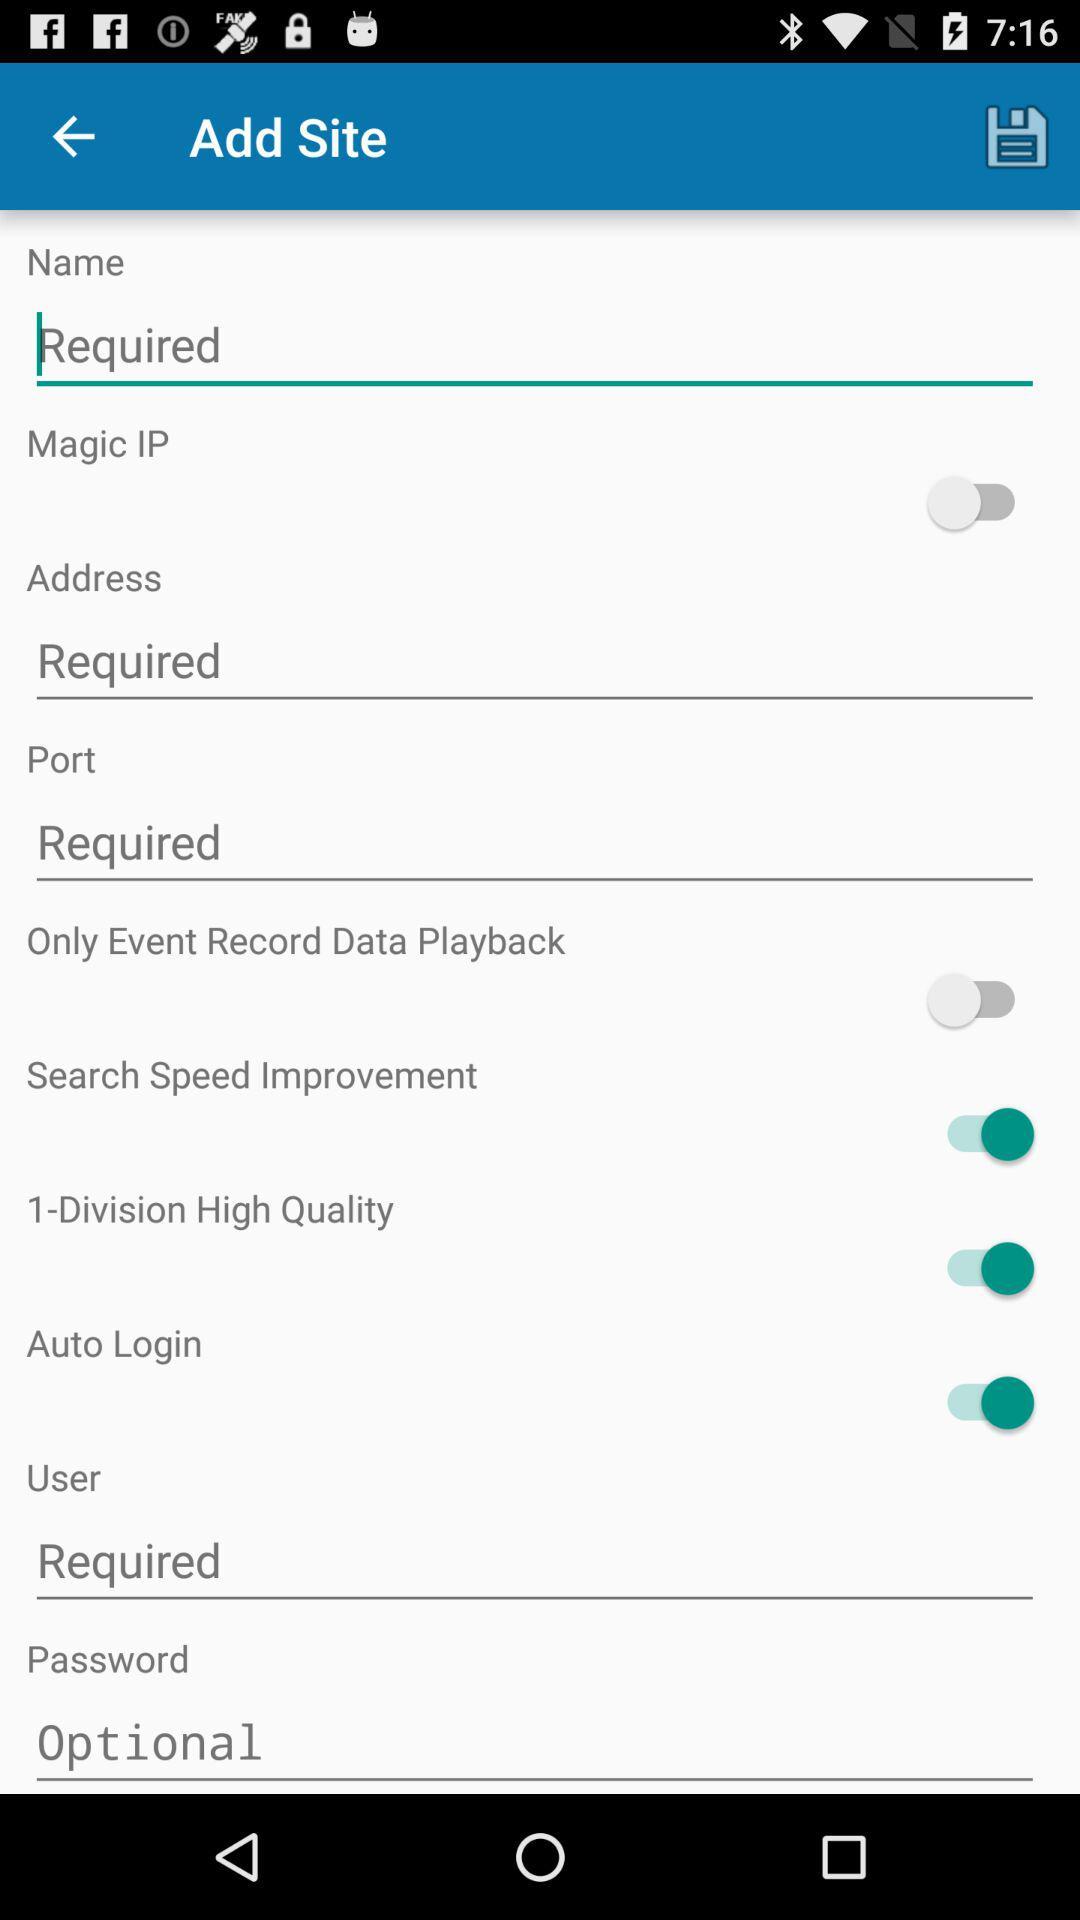 The width and height of the screenshot is (1080, 1920). I want to click on the app to the left of the add site icon, so click(72, 135).